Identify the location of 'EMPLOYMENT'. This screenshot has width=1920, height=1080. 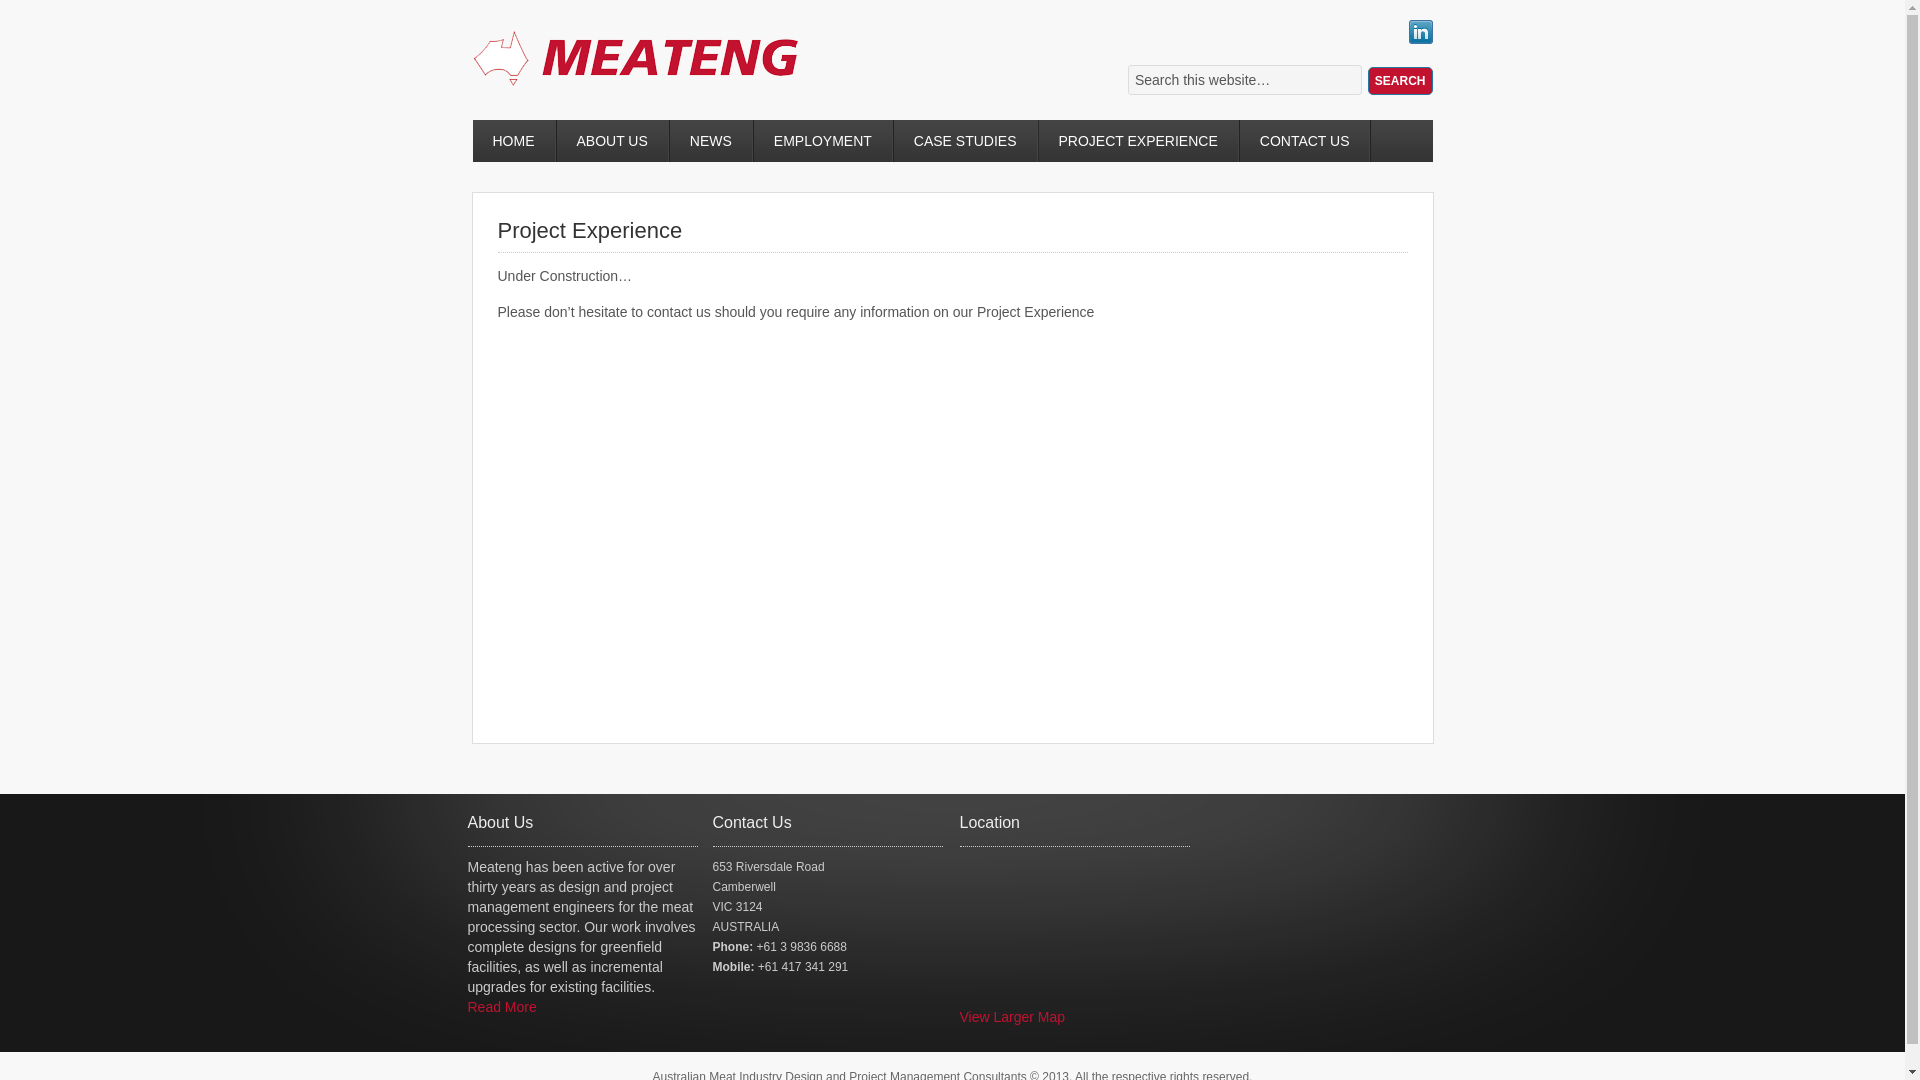
(824, 140).